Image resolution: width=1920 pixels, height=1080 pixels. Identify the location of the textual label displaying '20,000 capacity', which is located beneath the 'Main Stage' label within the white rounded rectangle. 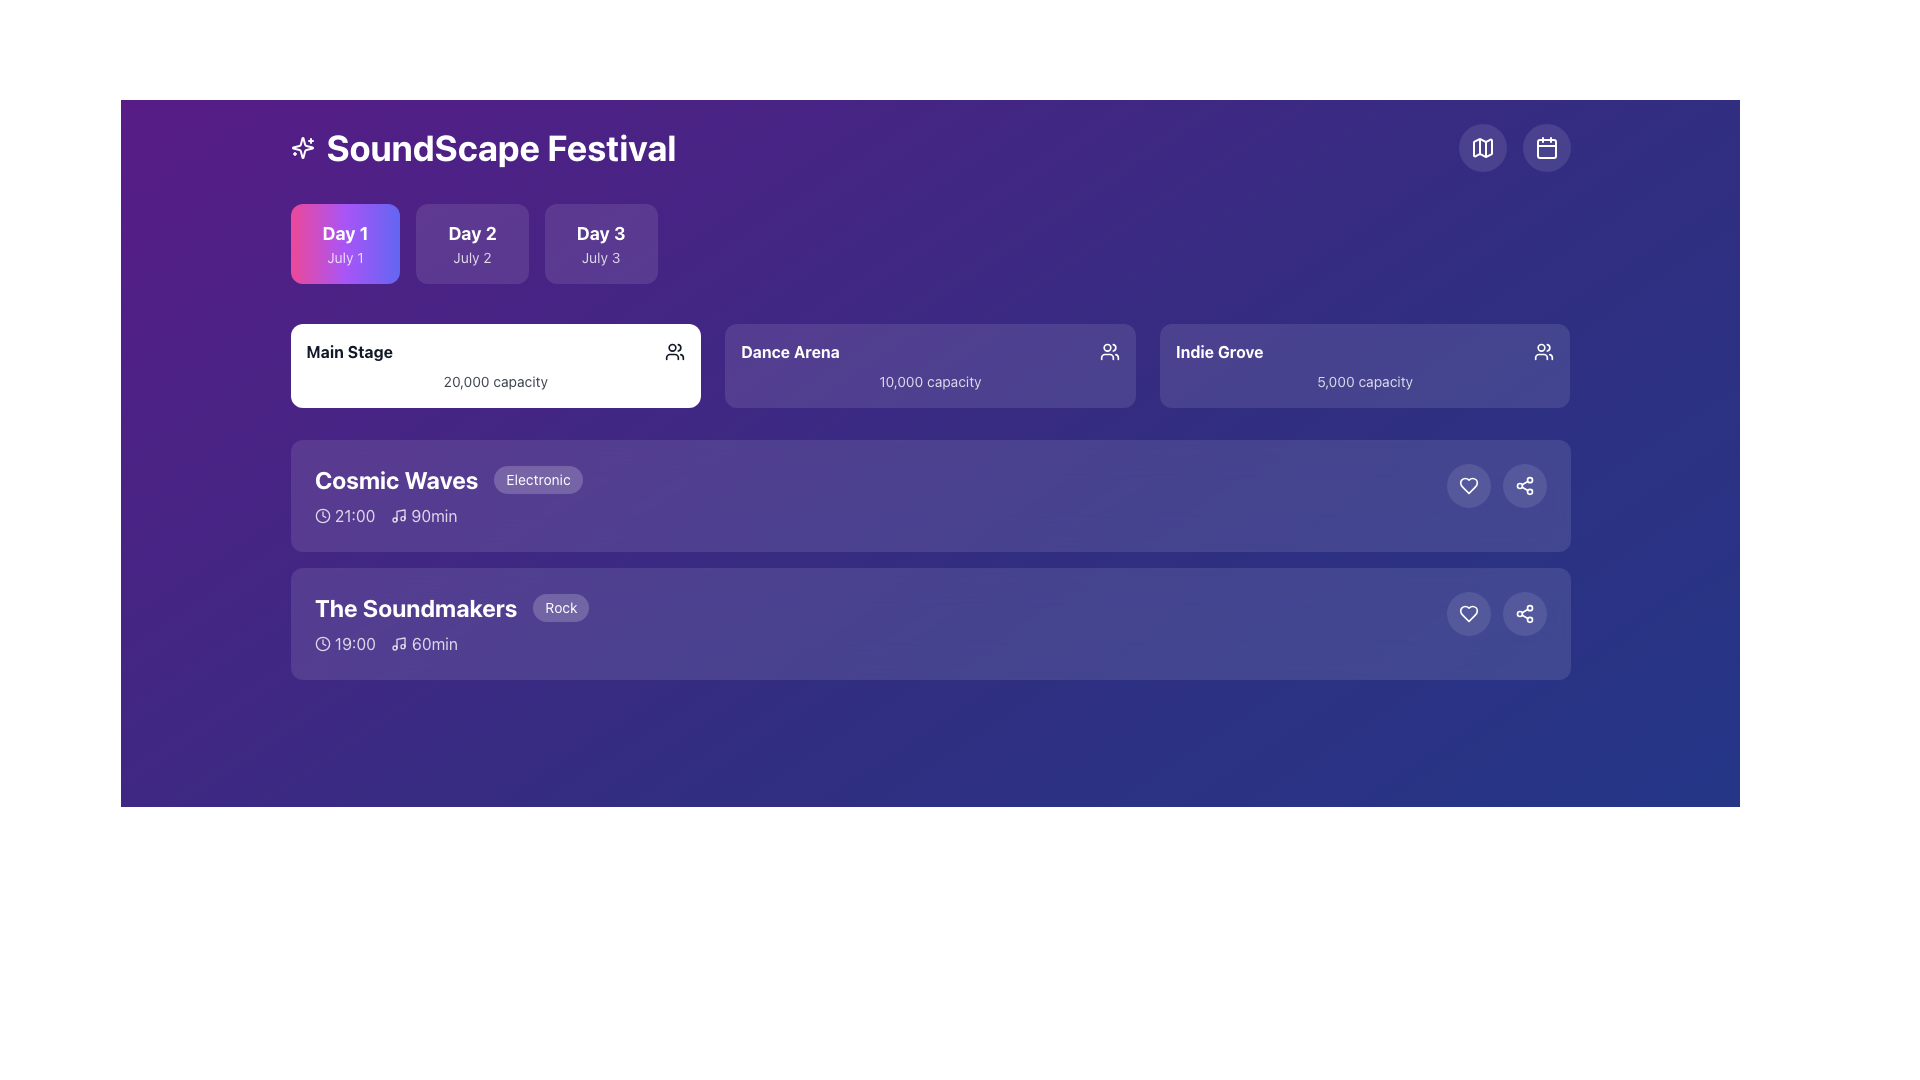
(495, 381).